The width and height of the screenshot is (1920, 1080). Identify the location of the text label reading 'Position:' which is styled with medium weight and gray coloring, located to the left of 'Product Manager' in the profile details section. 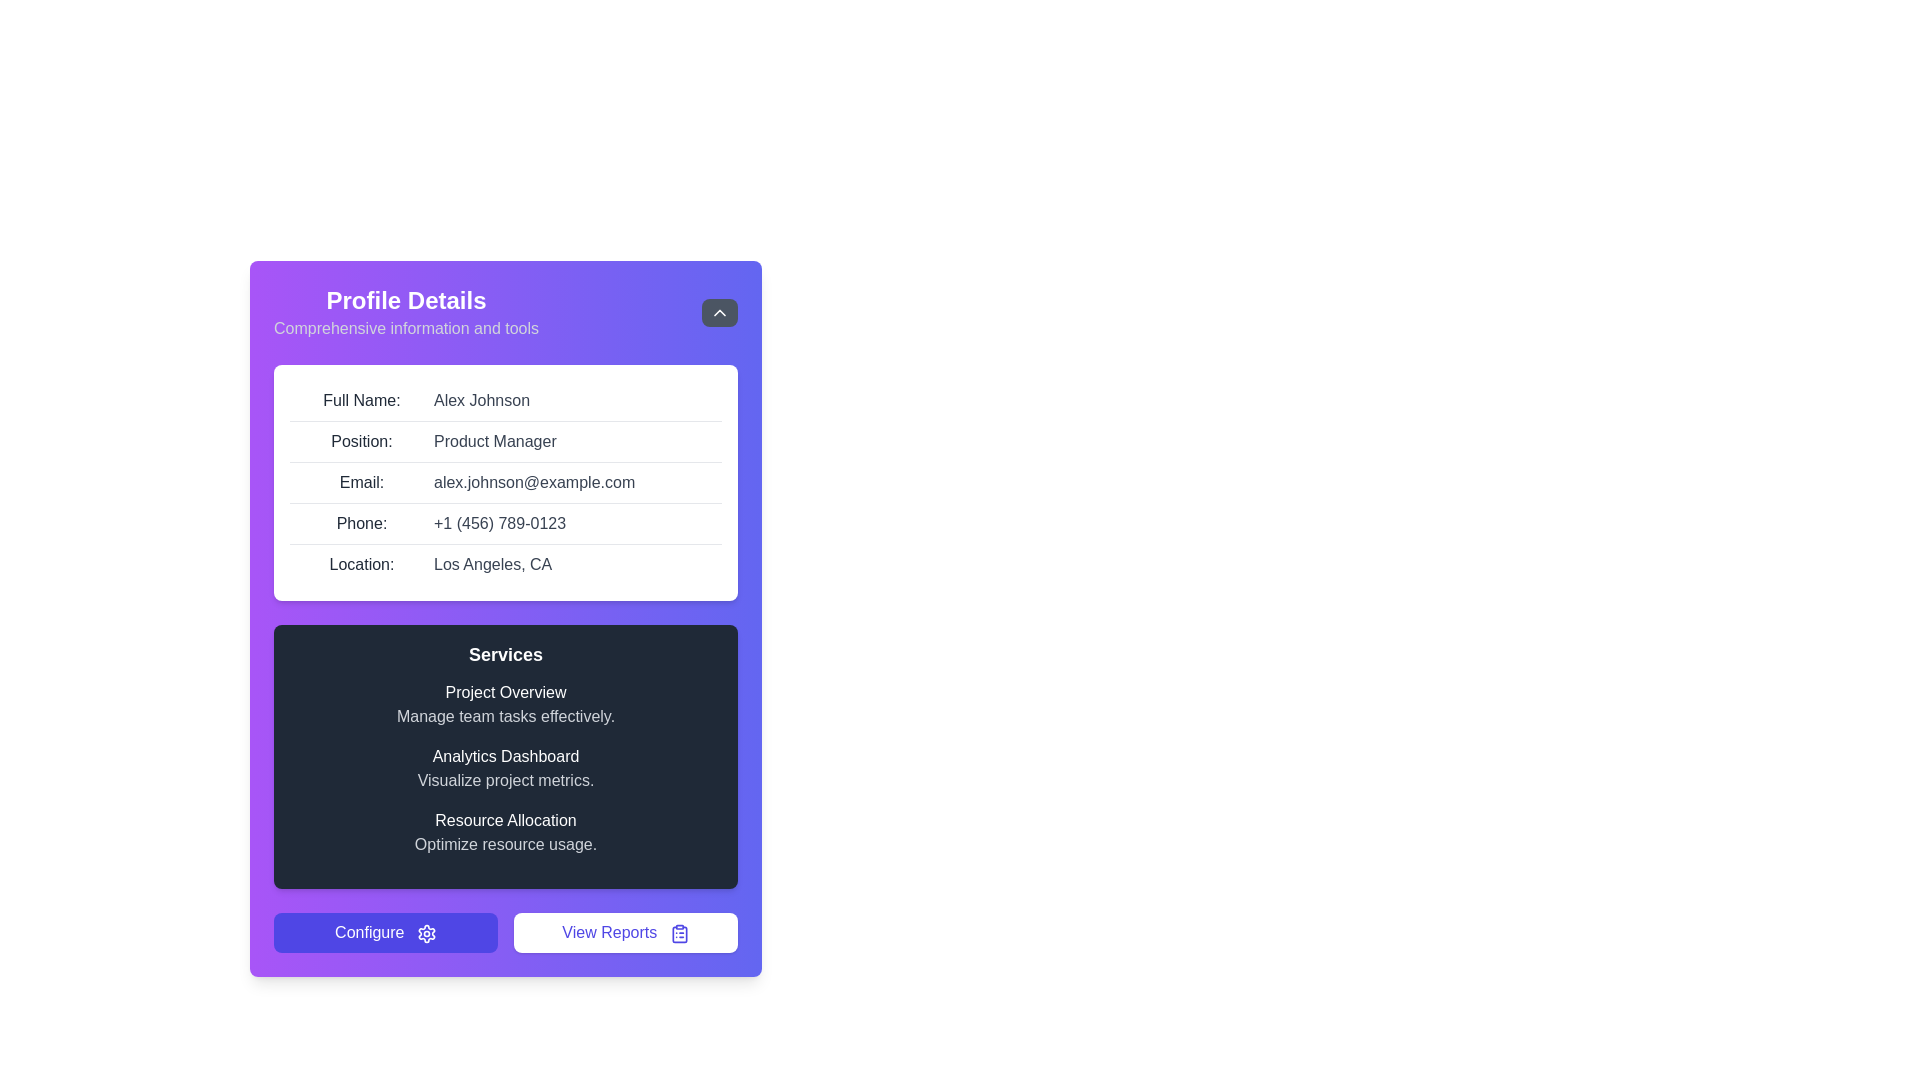
(361, 441).